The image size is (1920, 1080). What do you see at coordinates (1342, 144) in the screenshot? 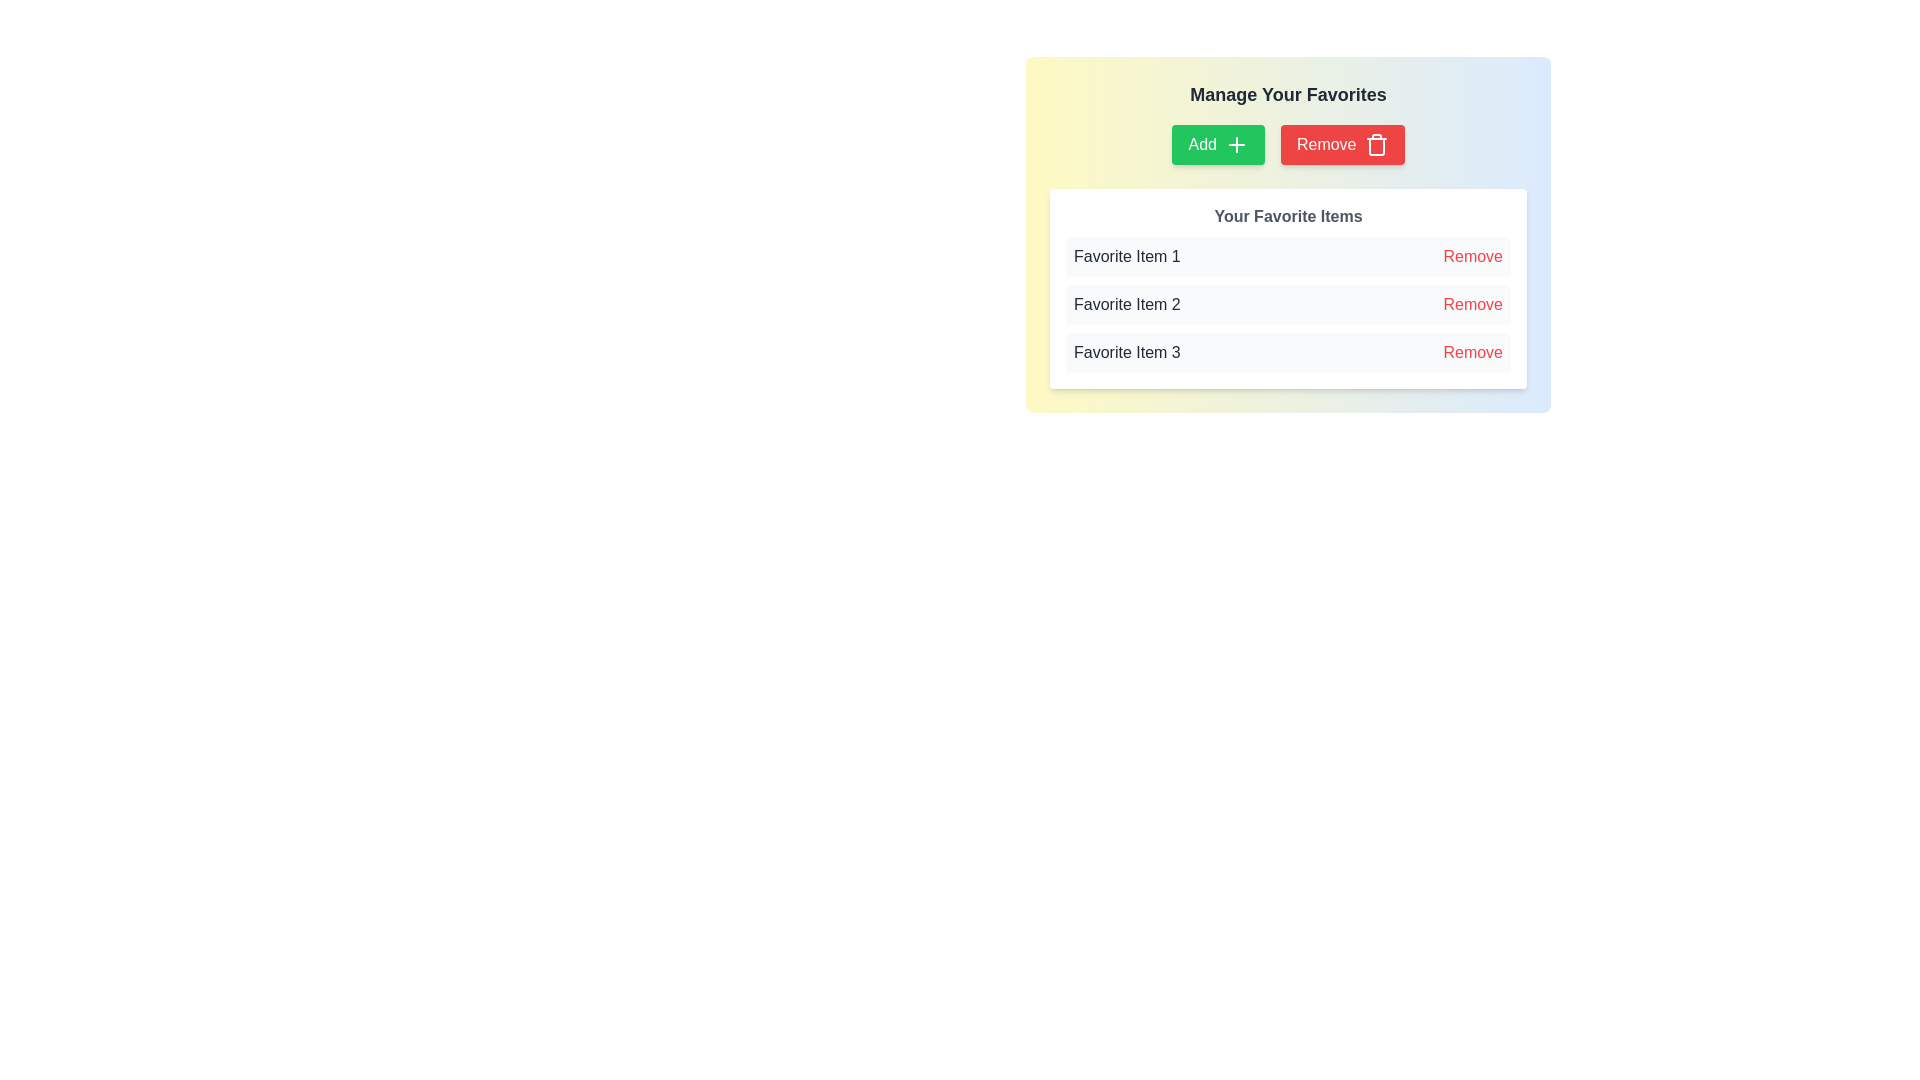
I see `the delete button located to the right of the green 'Add' button` at bounding box center [1342, 144].